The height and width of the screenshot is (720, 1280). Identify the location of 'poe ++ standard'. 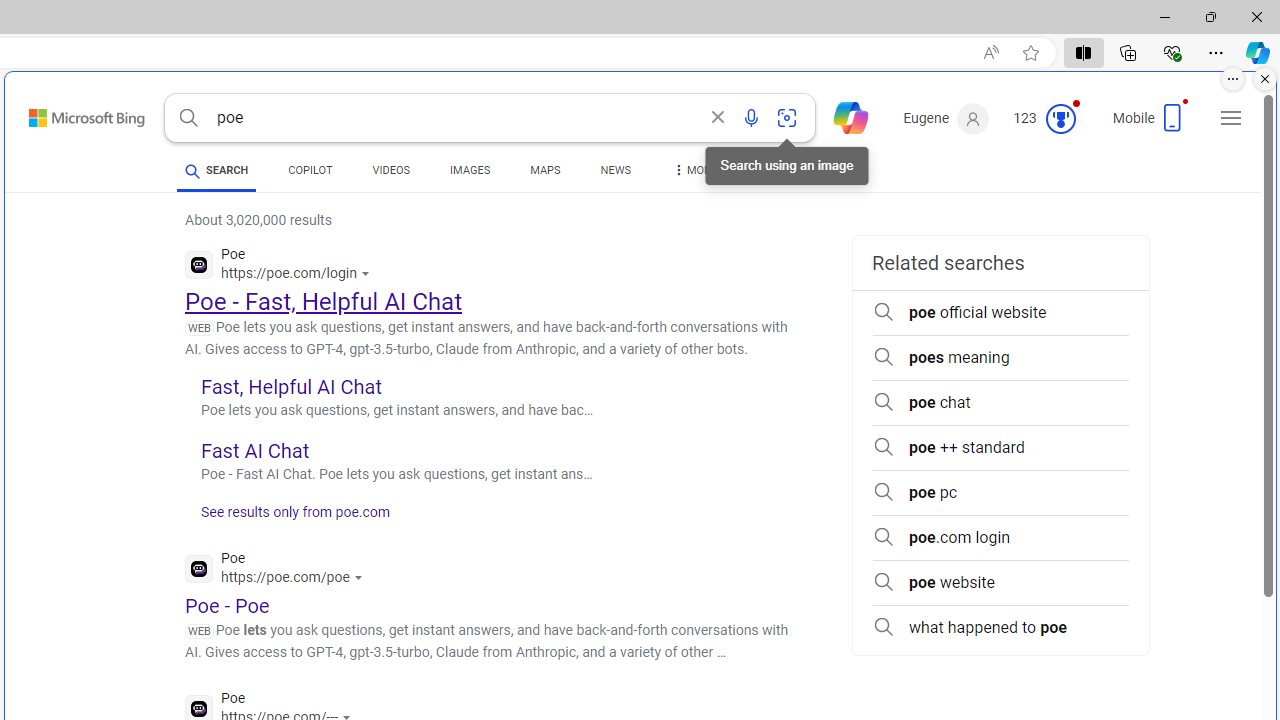
(1000, 447).